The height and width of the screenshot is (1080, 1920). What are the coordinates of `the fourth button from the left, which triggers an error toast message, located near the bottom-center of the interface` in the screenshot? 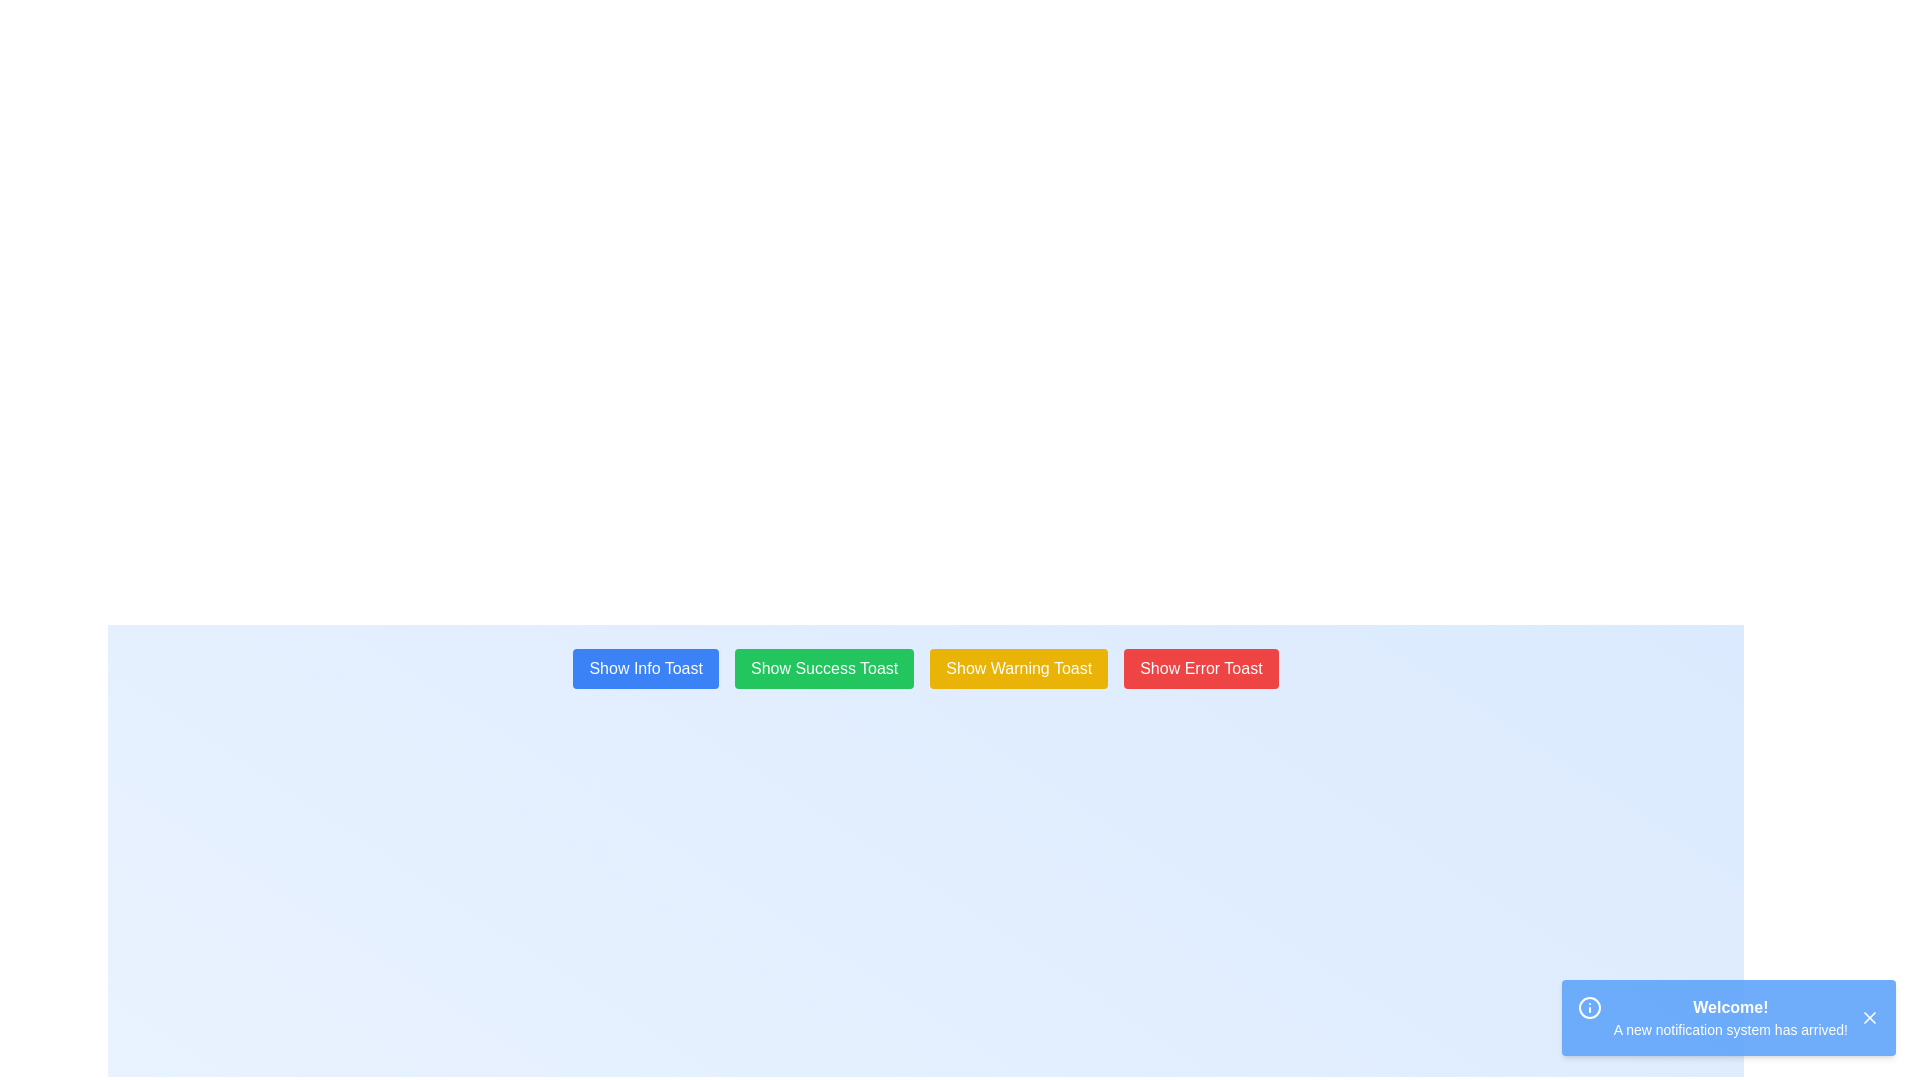 It's located at (1200, 668).